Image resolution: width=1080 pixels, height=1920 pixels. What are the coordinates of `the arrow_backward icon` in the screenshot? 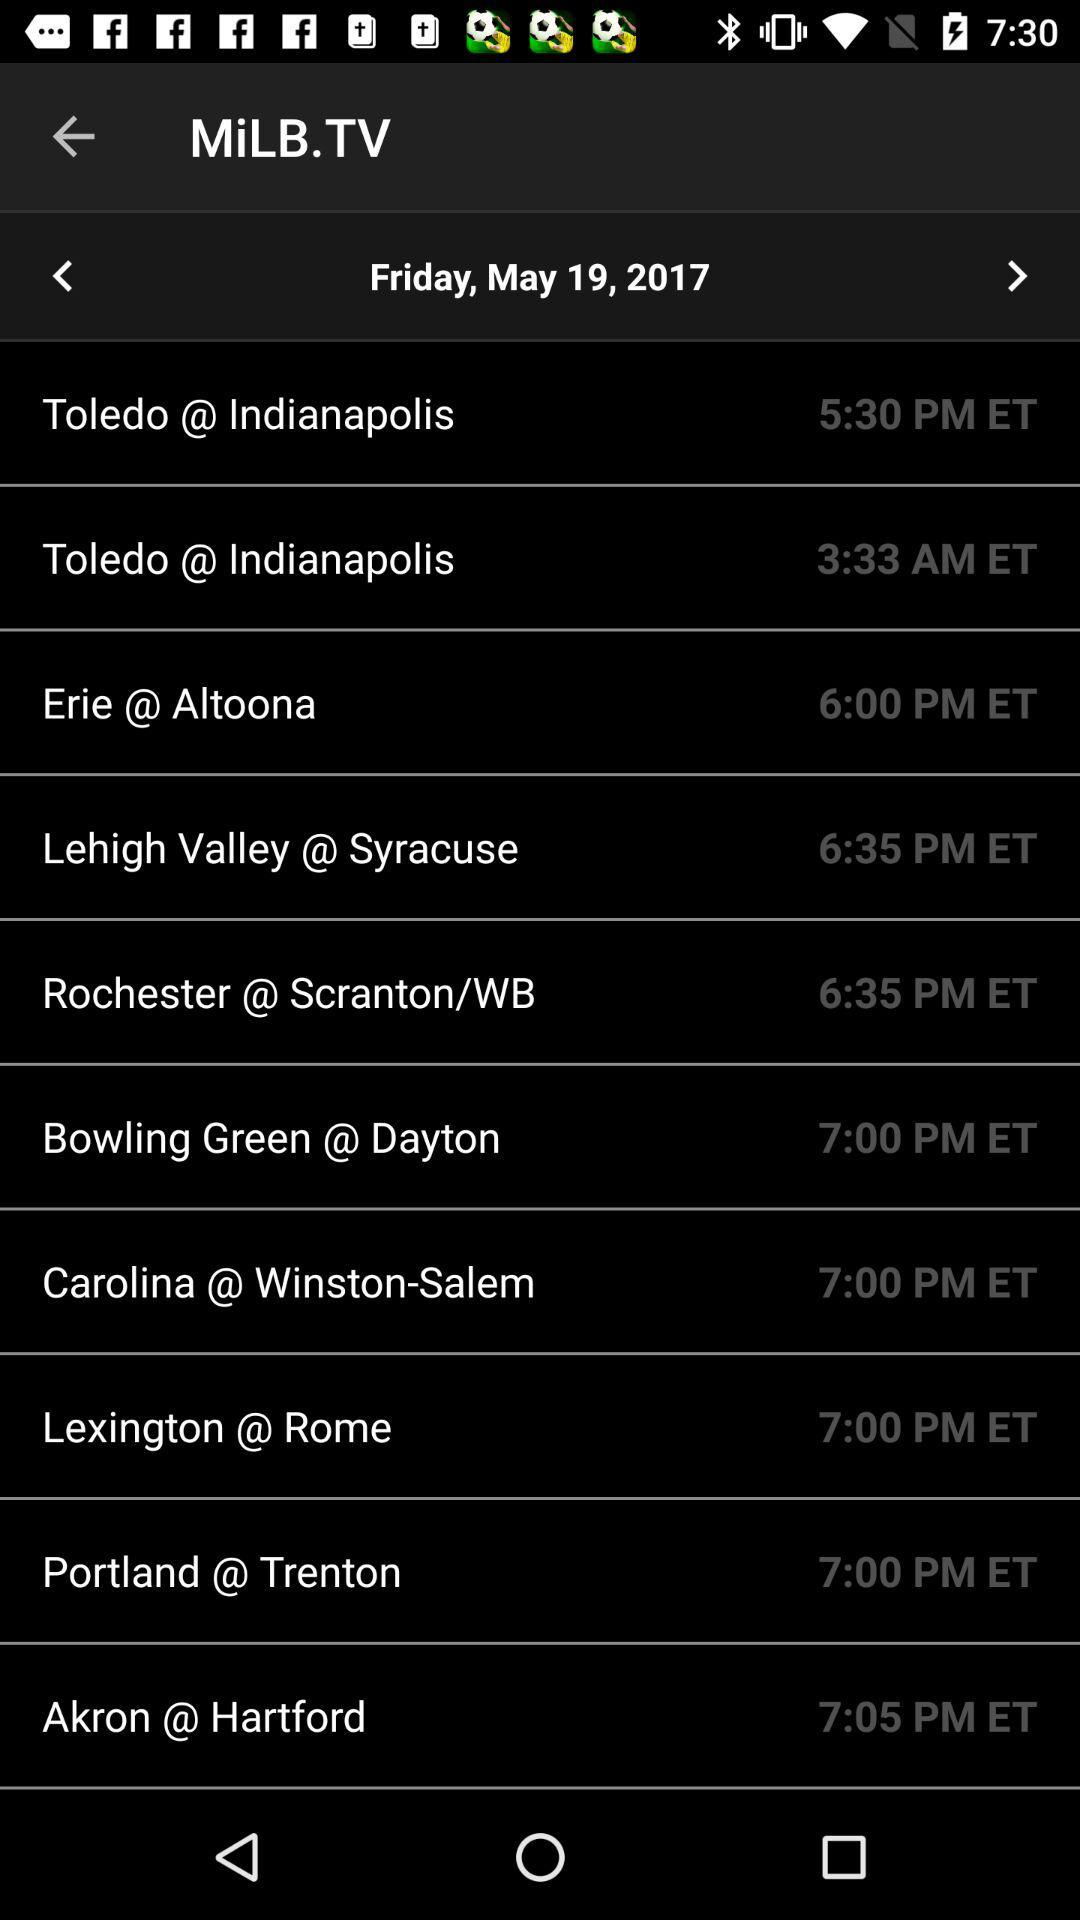 It's located at (61, 274).